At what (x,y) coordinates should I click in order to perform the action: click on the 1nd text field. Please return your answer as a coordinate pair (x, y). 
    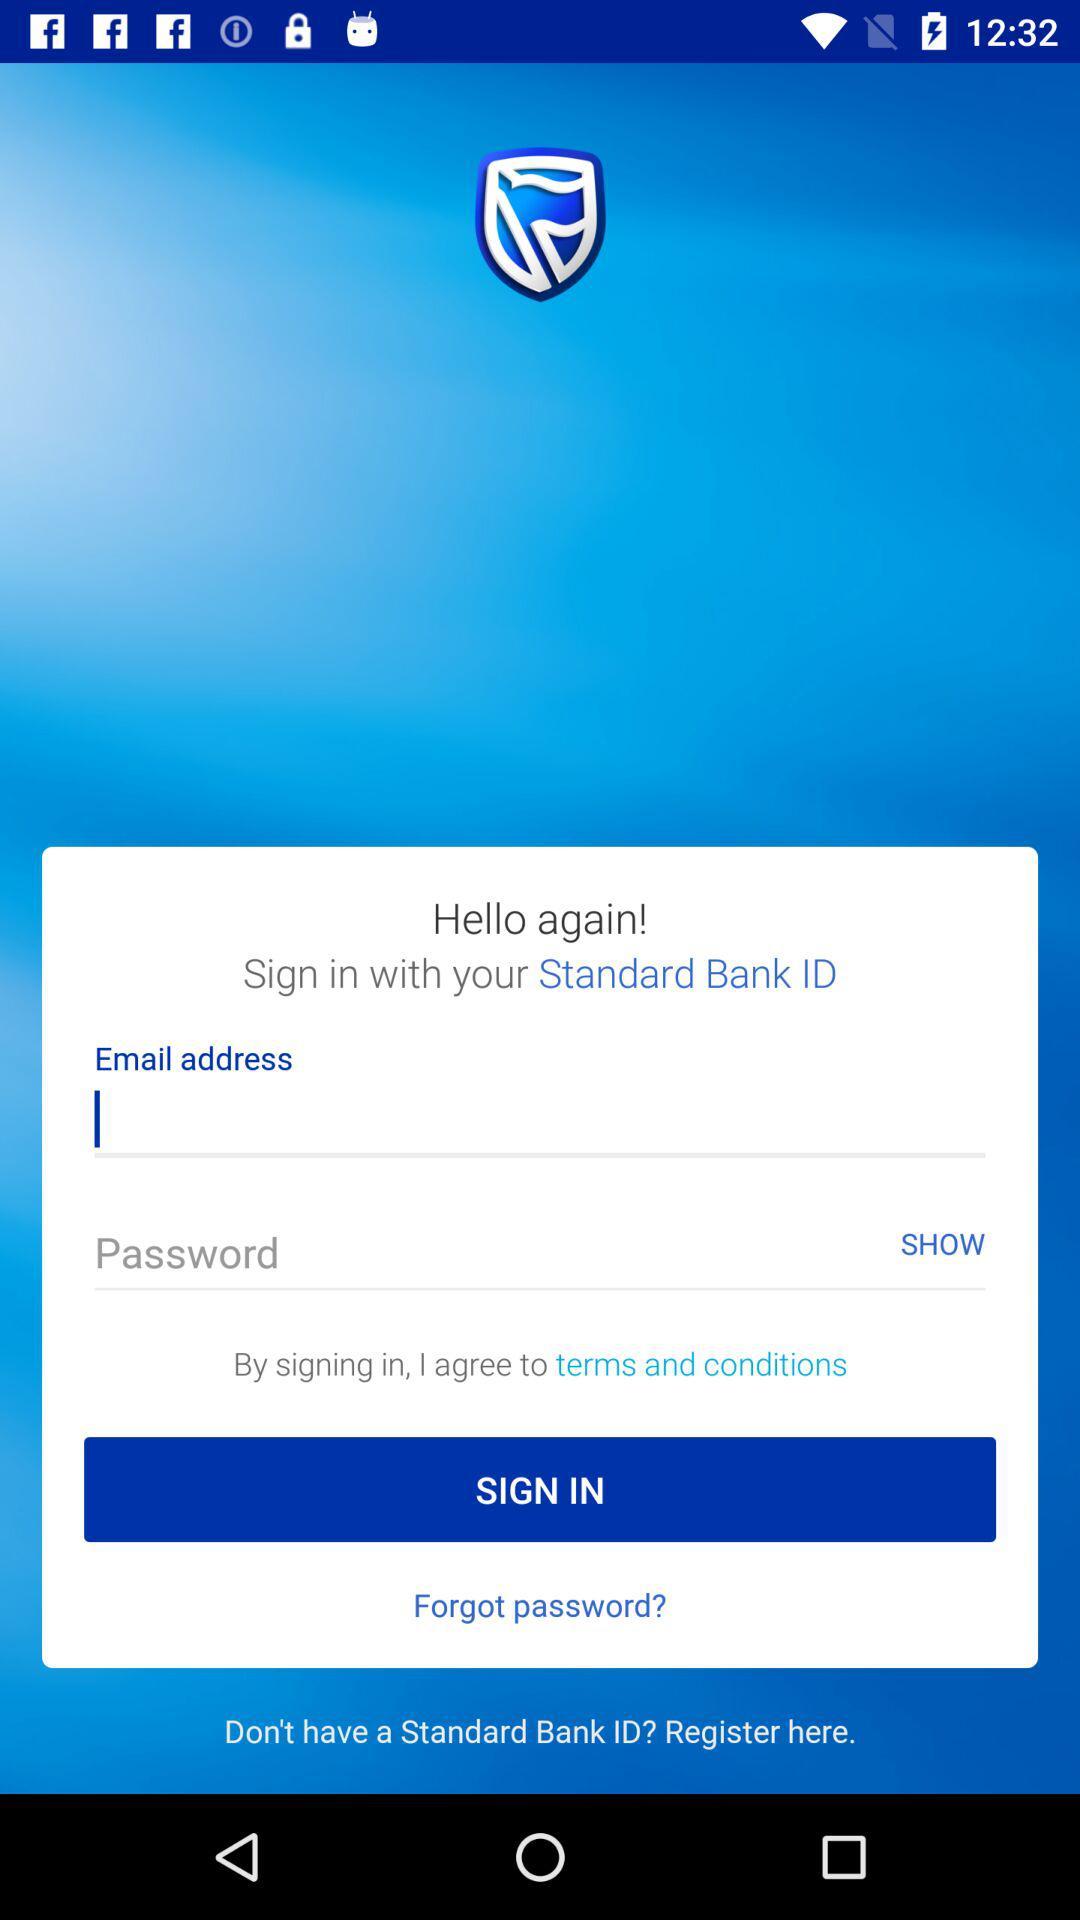
    Looking at the image, I should click on (540, 1107).